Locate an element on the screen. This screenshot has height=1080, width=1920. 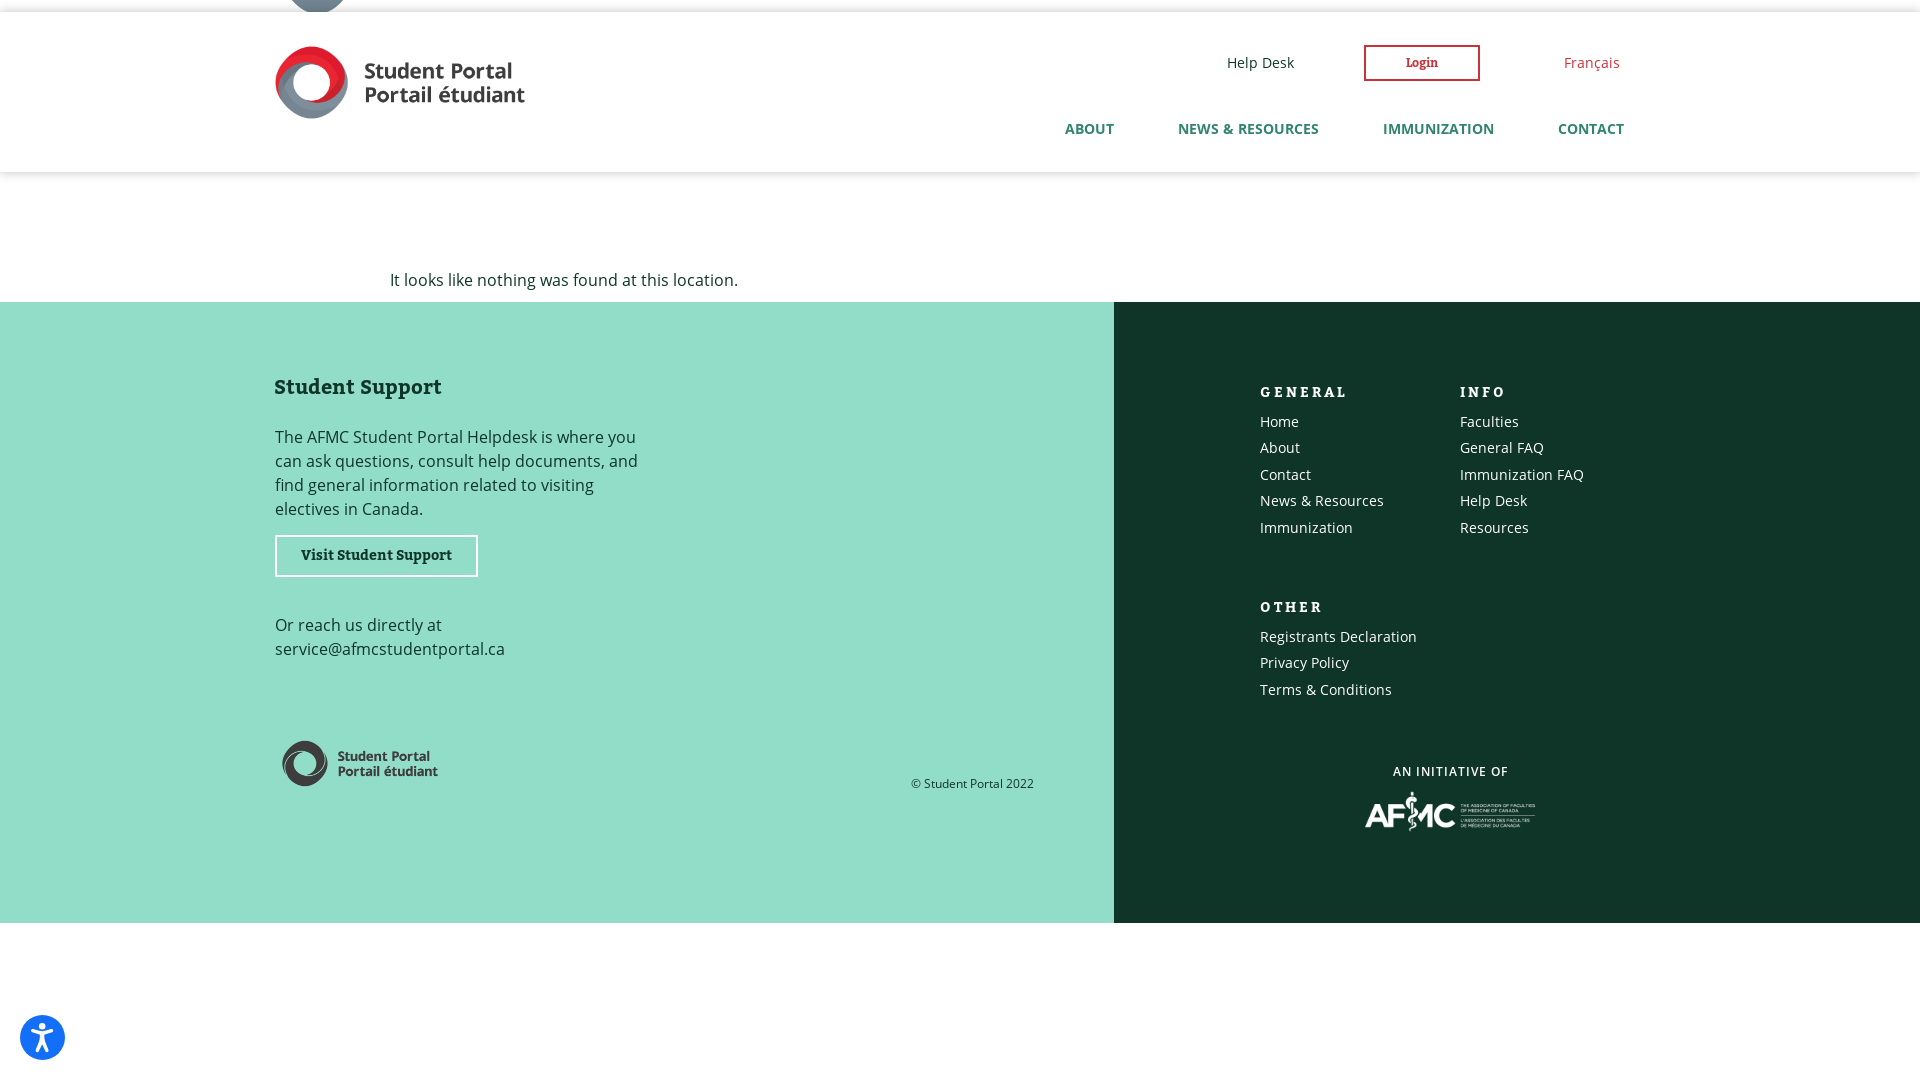
'About' is located at coordinates (1280, 446).